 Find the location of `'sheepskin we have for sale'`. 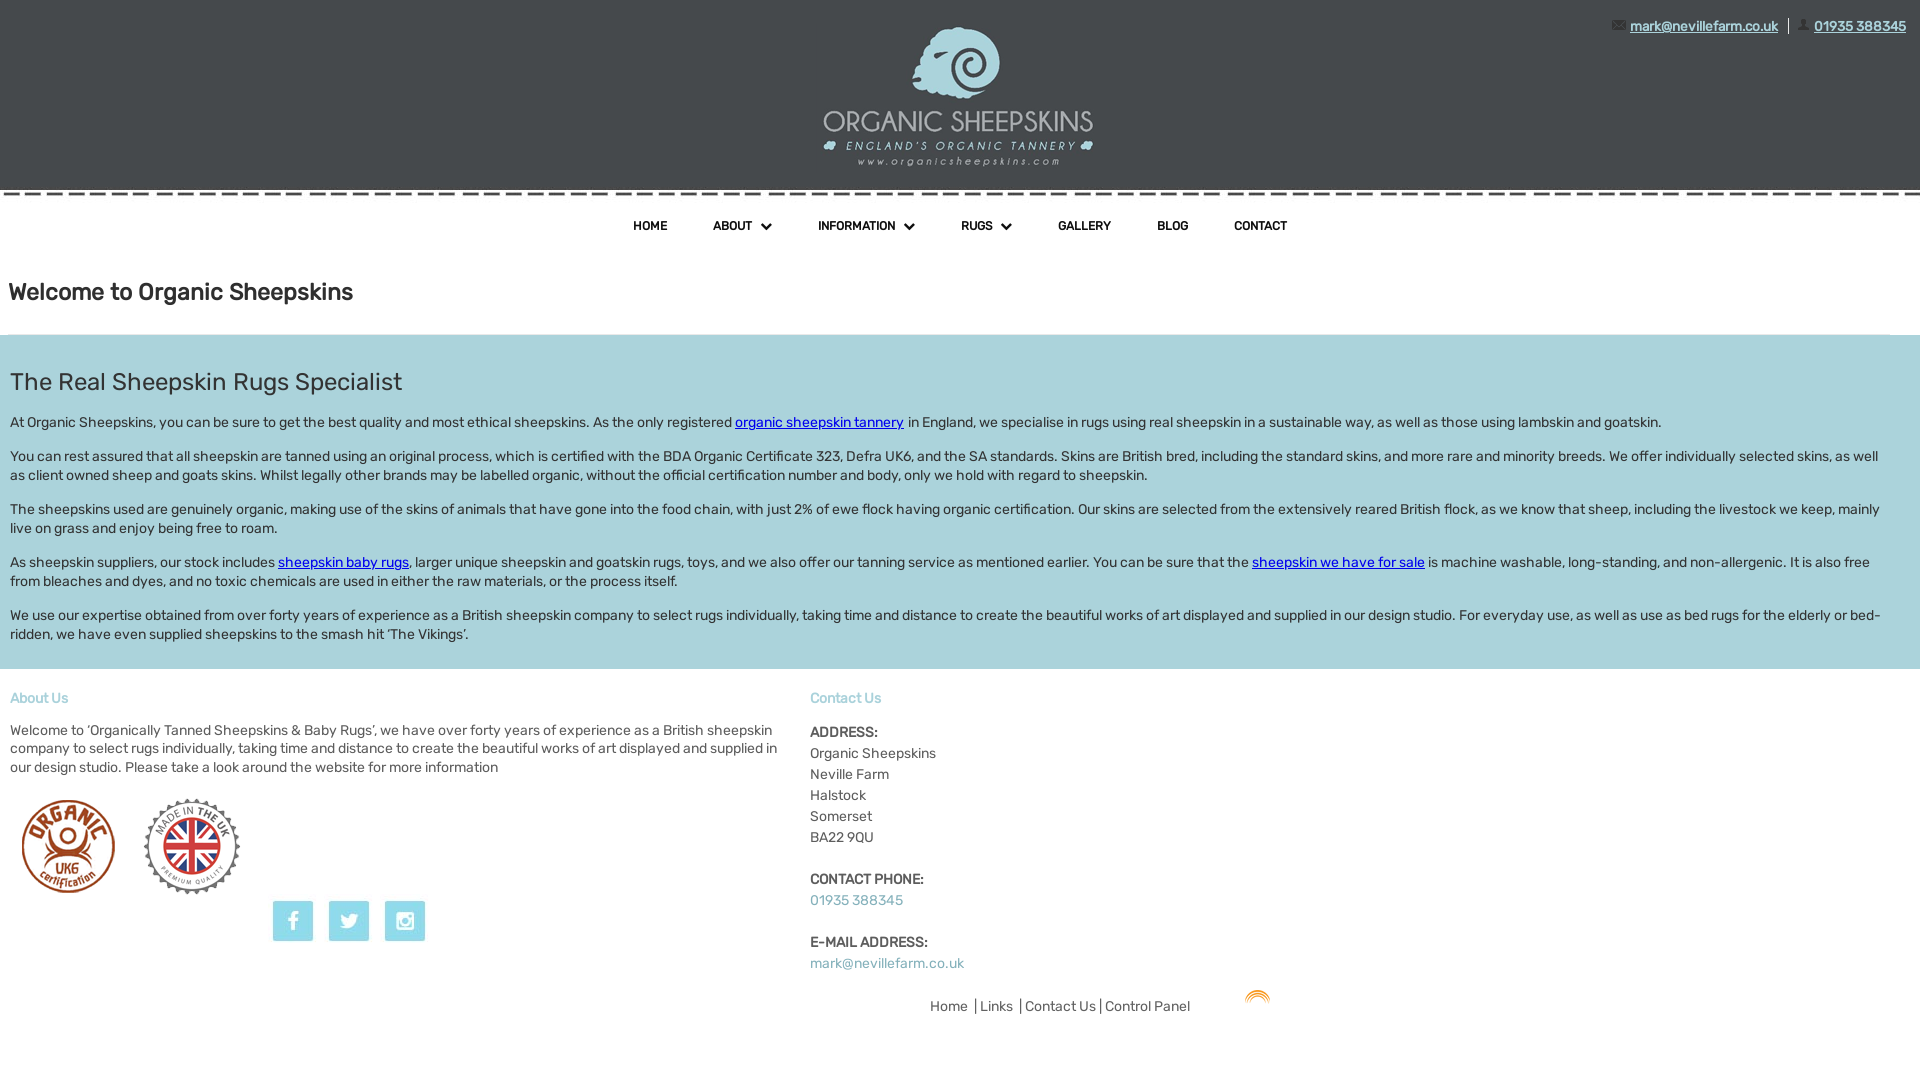

'sheepskin we have for sale' is located at coordinates (1338, 562).